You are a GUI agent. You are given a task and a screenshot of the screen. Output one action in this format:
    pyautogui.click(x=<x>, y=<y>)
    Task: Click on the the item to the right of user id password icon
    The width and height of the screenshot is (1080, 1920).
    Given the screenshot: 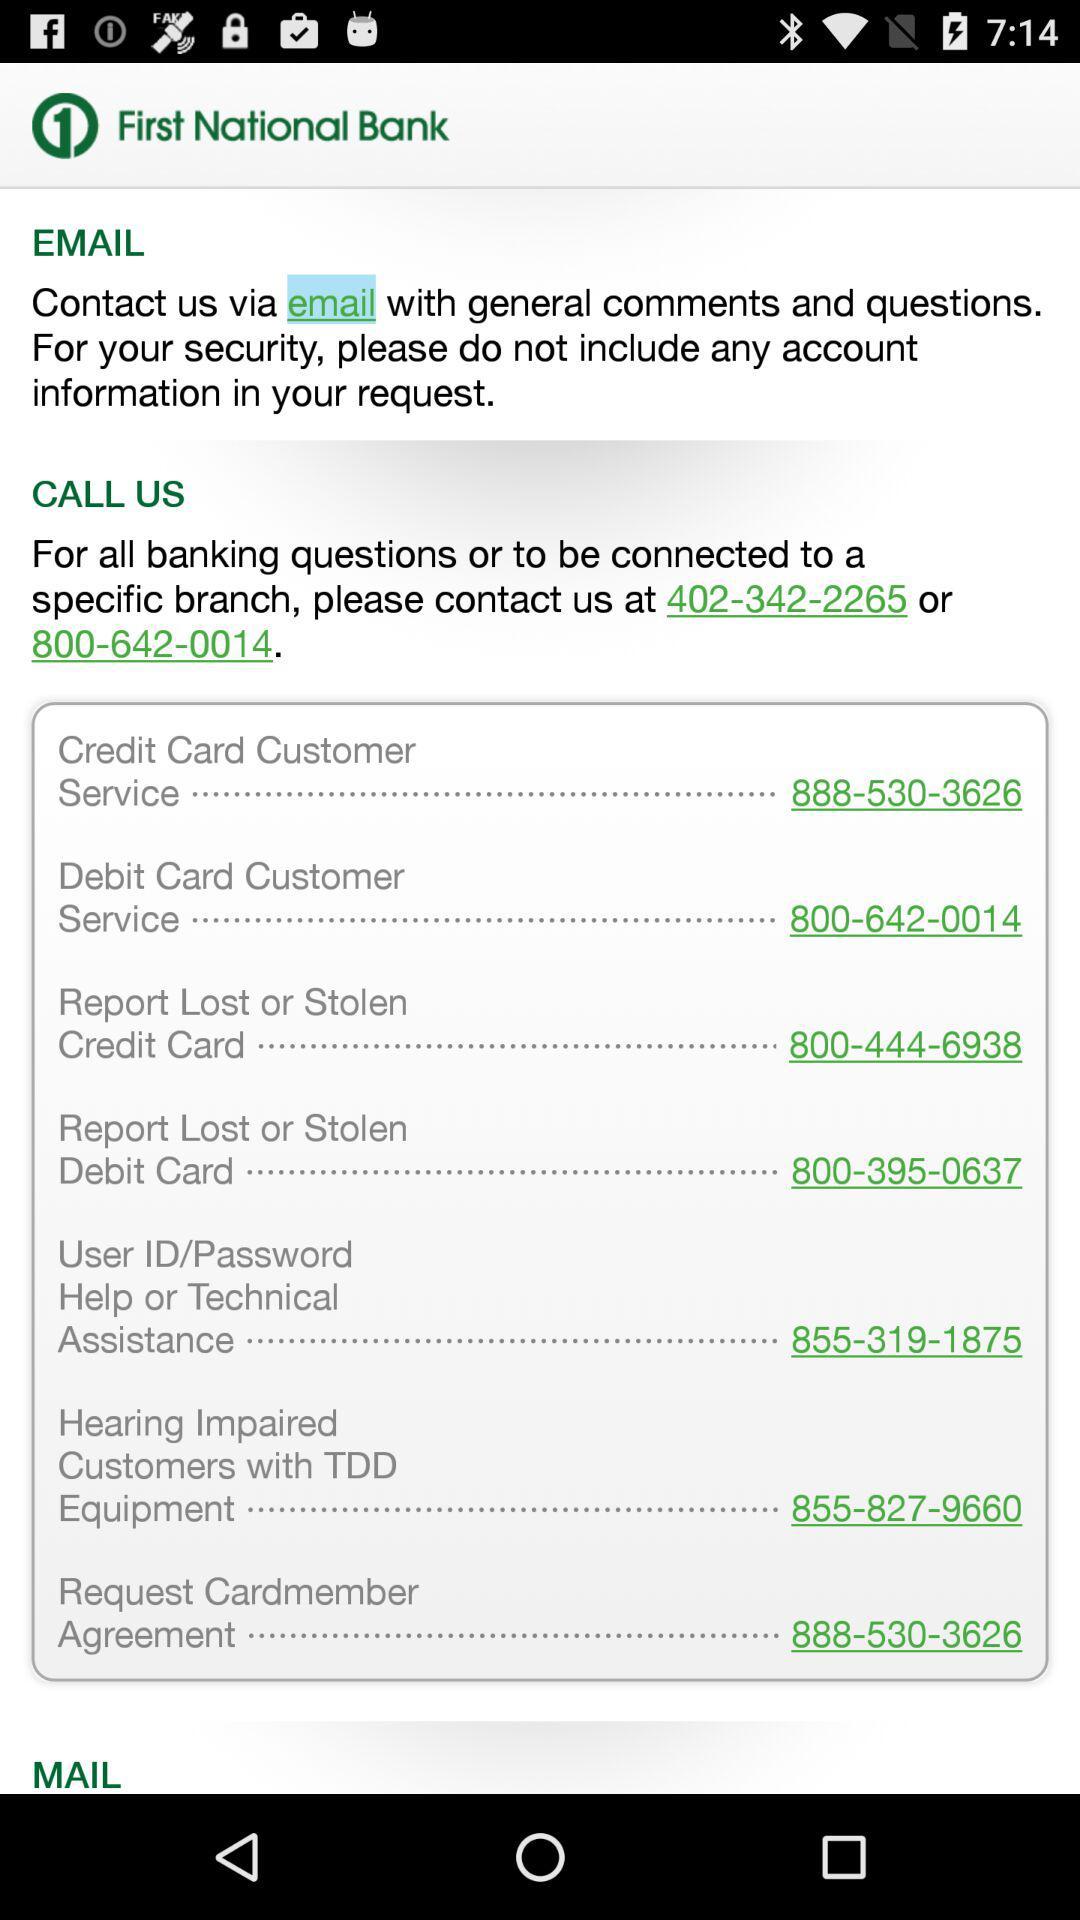 What is the action you would take?
    pyautogui.click(x=900, y=1467)
    